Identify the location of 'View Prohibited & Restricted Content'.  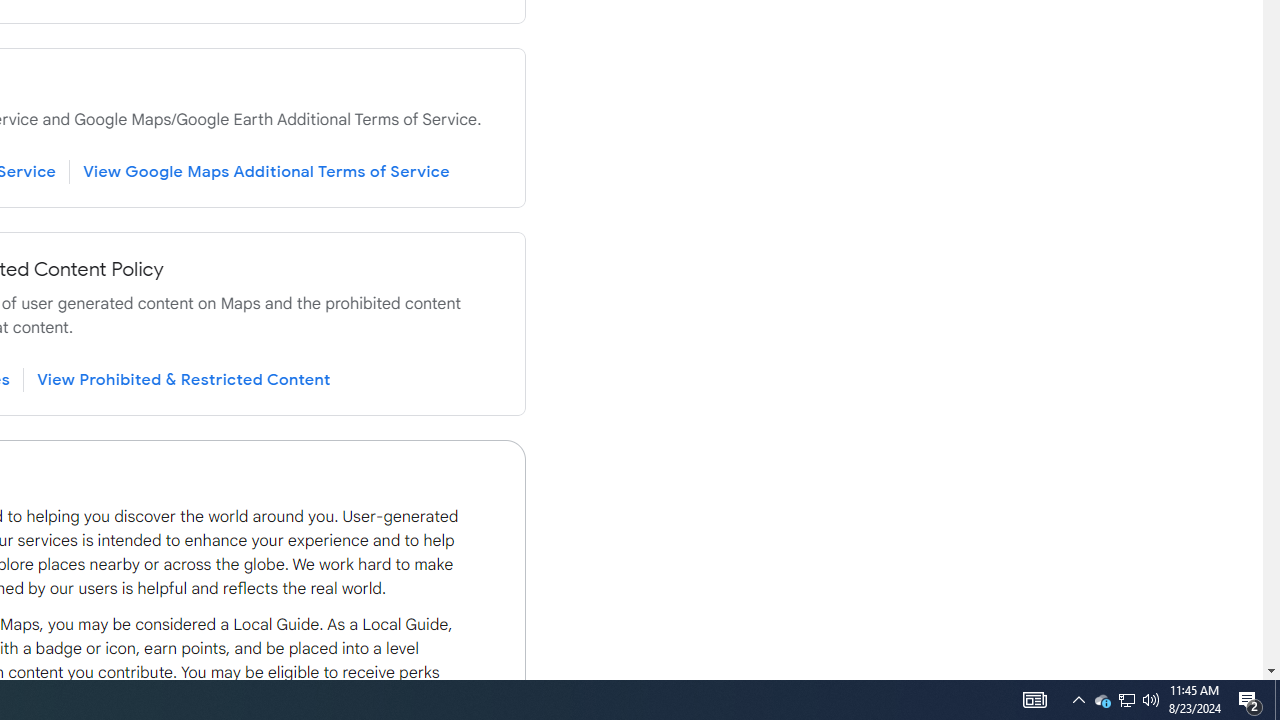
(184, 379).